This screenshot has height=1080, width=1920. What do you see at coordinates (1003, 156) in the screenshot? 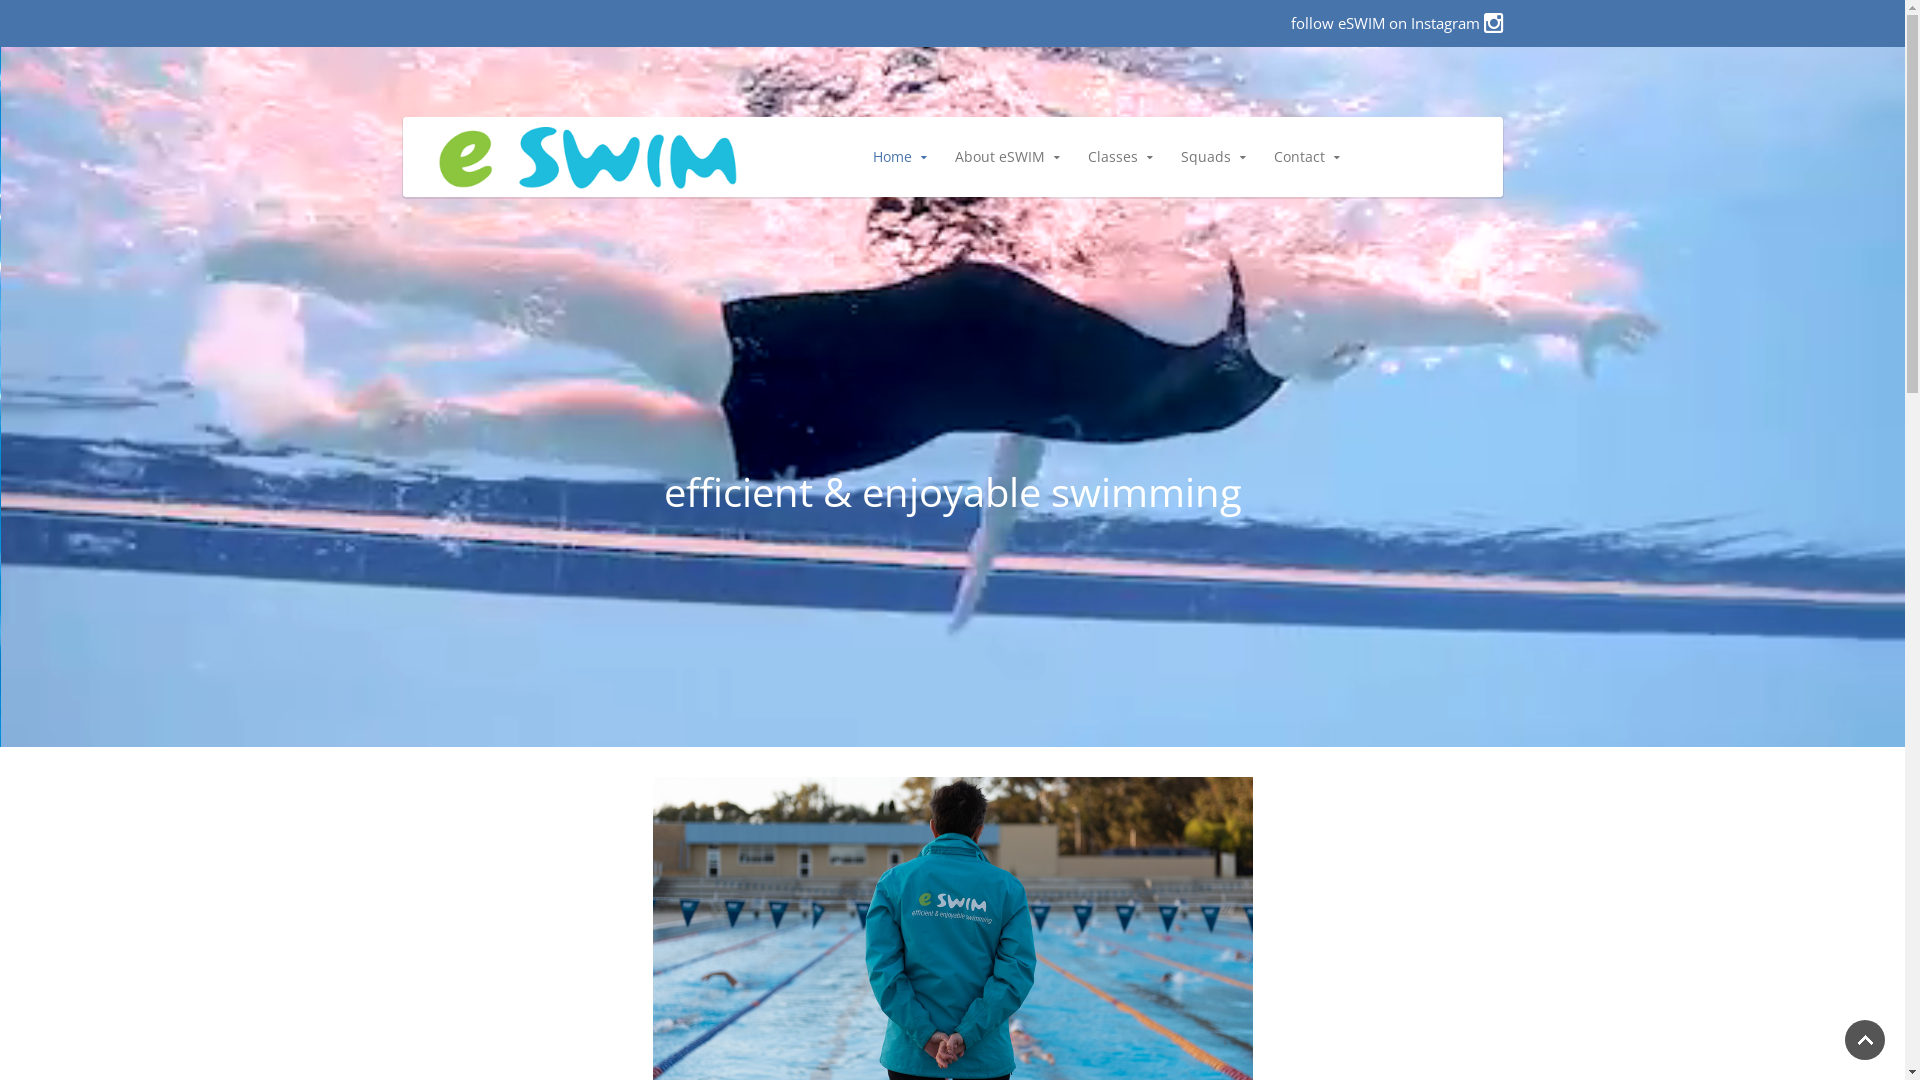
I see `'About eSWIM'` at bounding box center [1003, 156].